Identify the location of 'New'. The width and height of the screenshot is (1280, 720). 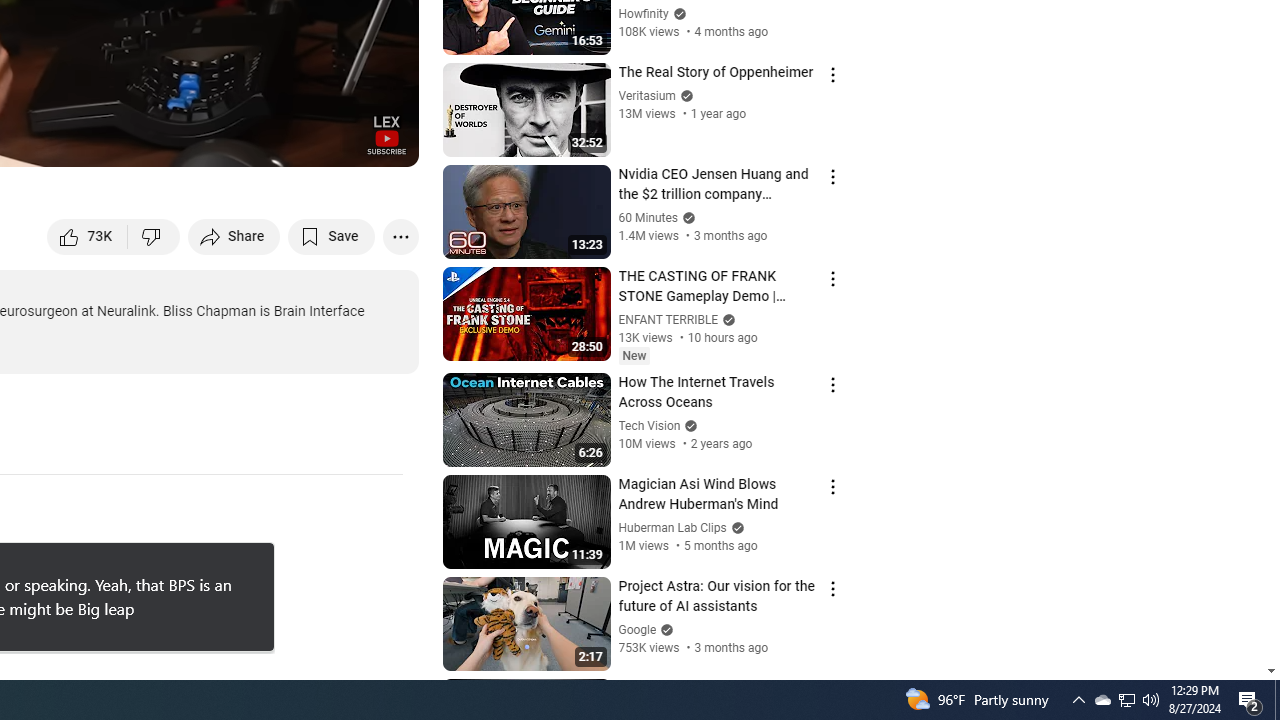
(633, 355).